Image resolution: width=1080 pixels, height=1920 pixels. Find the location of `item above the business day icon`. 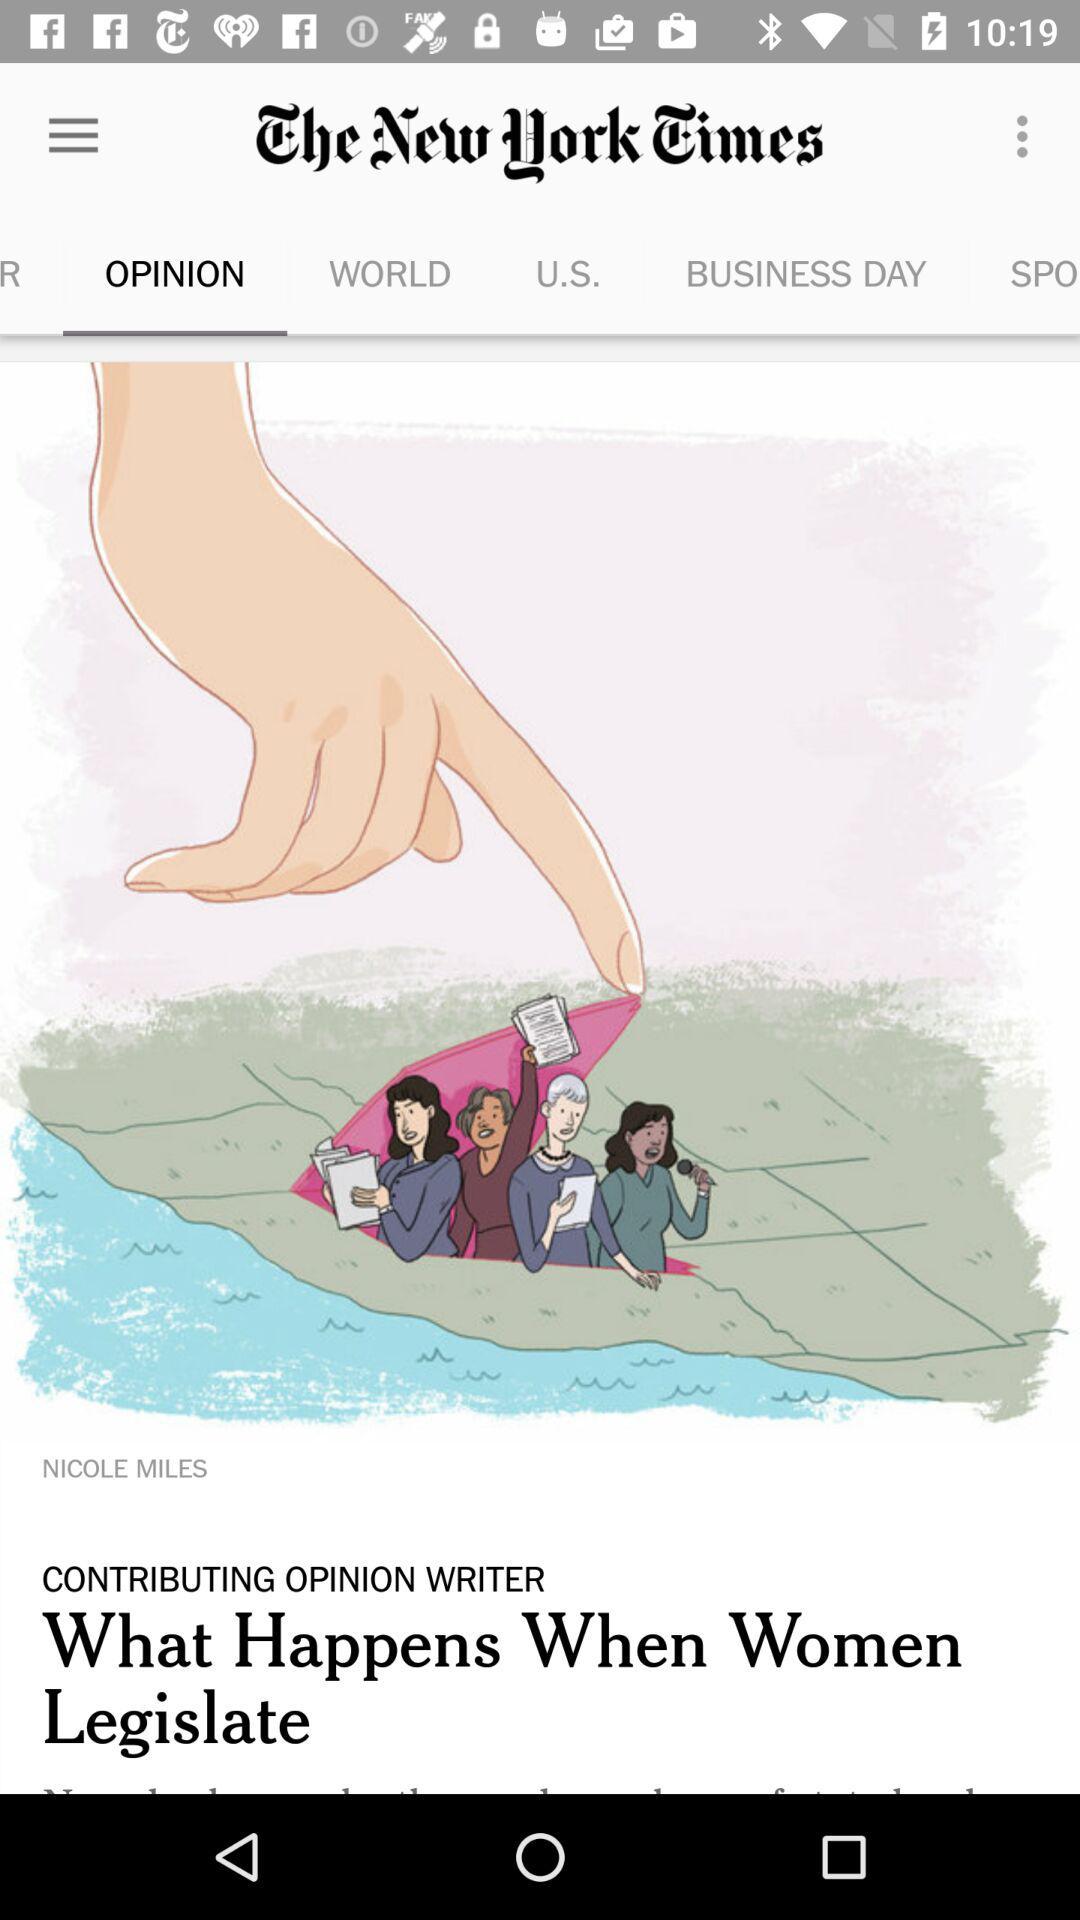

item above the business day icon is located at coordinates (1027, 135).